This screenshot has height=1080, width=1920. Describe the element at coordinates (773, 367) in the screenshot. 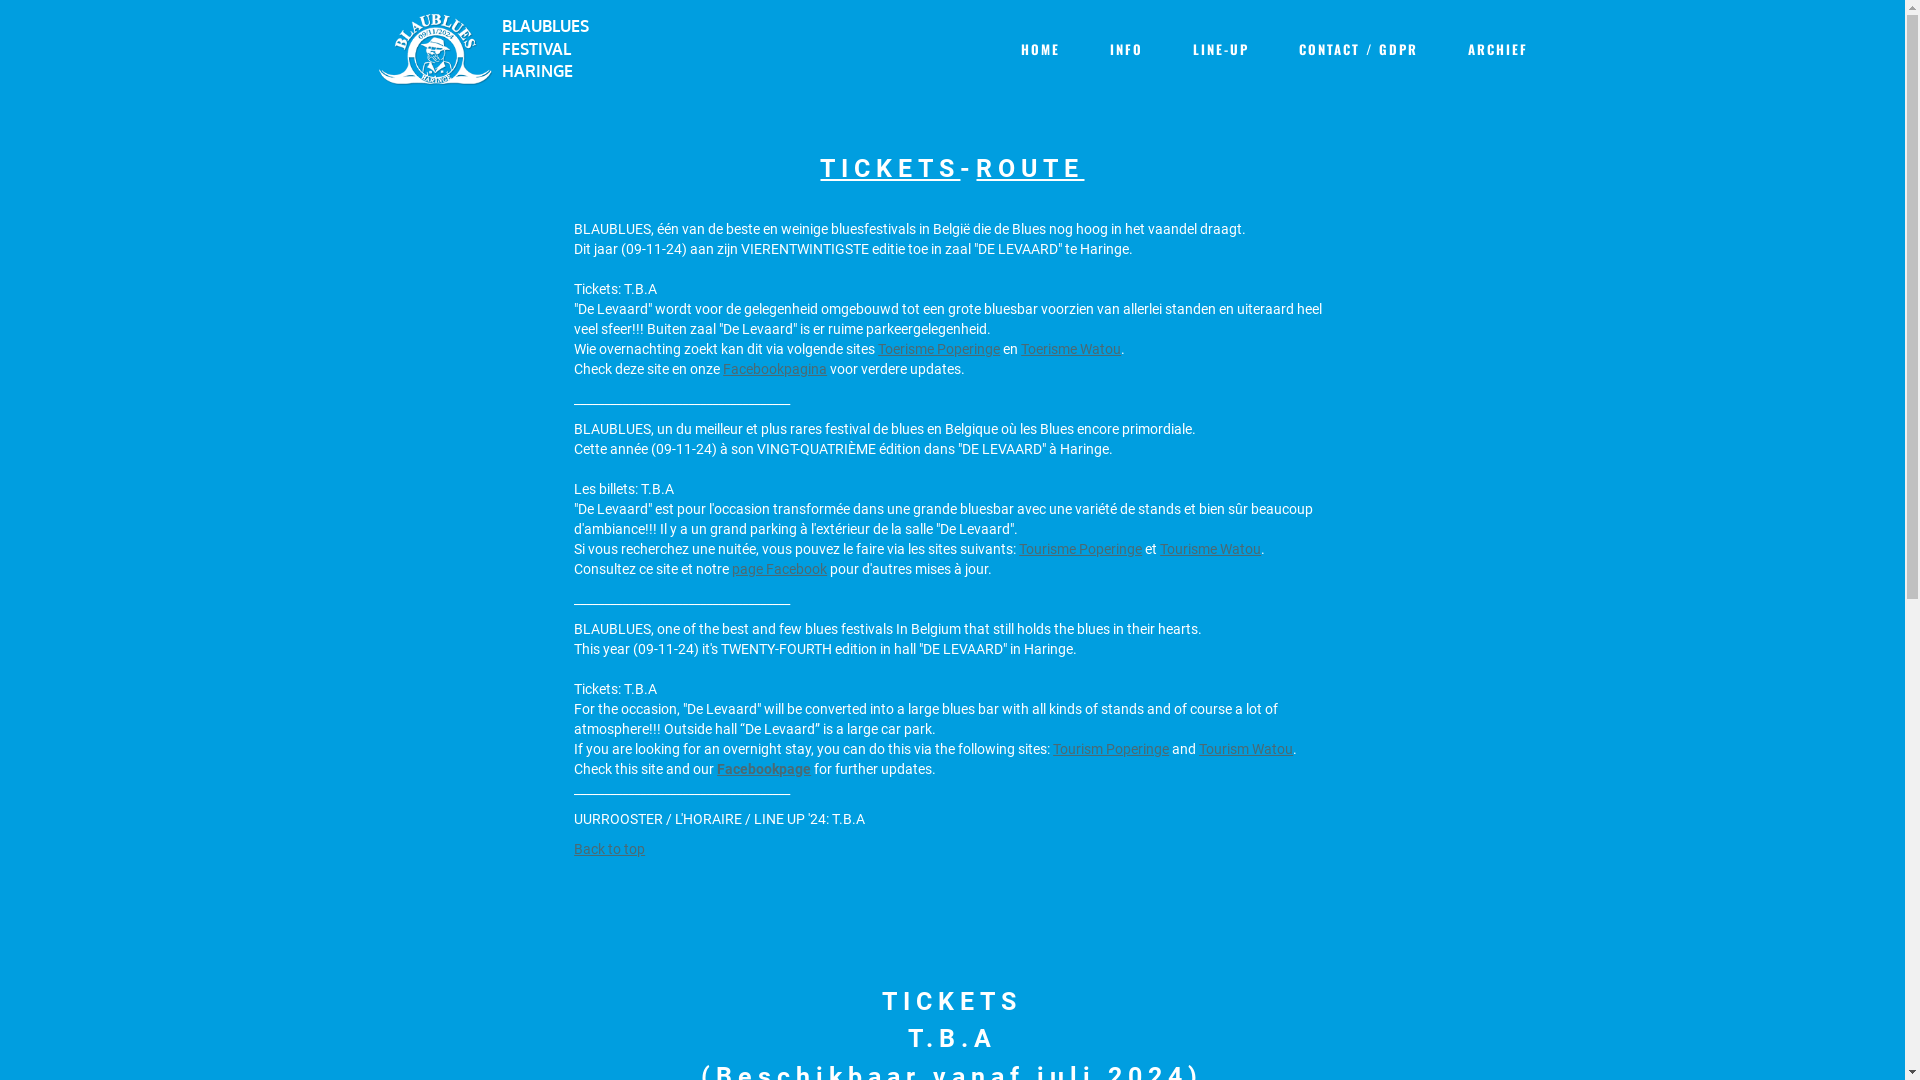

I see `'Facebookpagina'` at that location.